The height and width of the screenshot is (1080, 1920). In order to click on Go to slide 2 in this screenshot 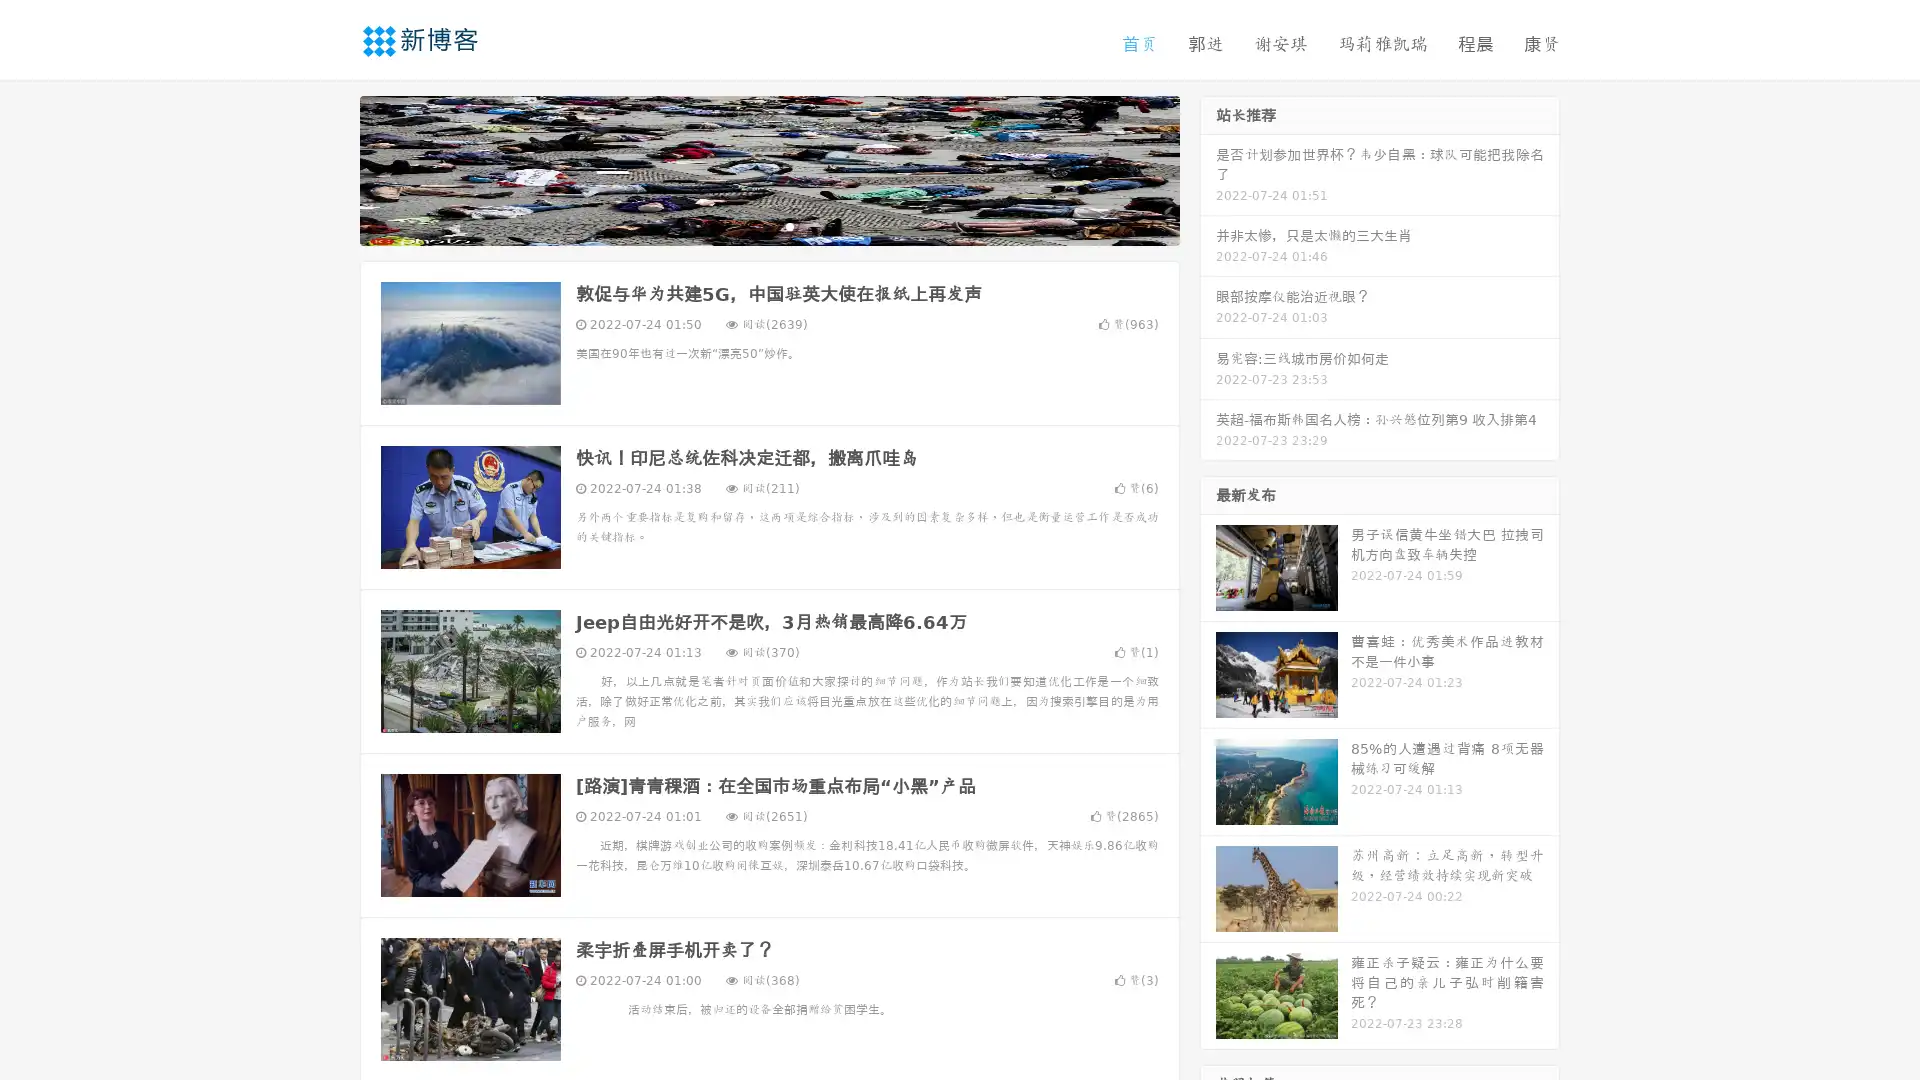, I will do `click(768, 225)`.